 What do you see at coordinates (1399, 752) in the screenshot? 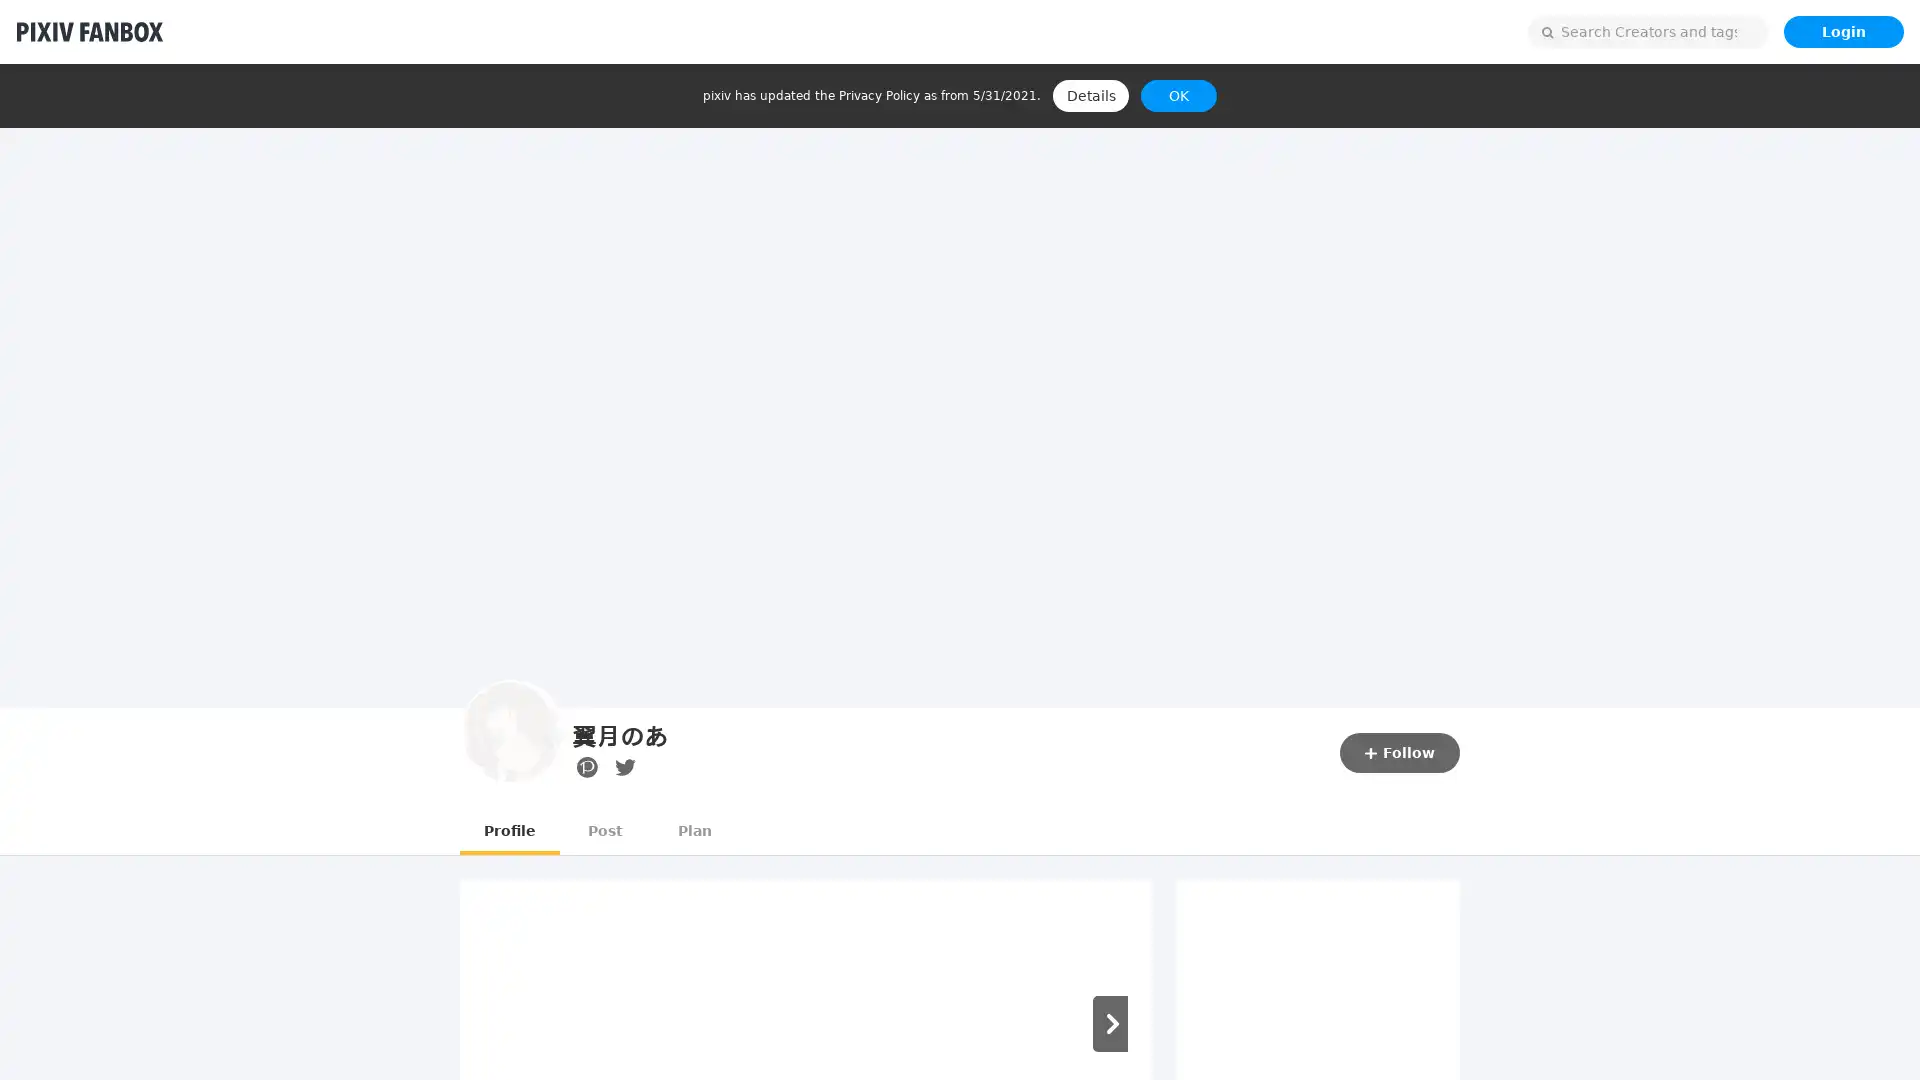
I see `Follow` at bounding box center [1399, 752].